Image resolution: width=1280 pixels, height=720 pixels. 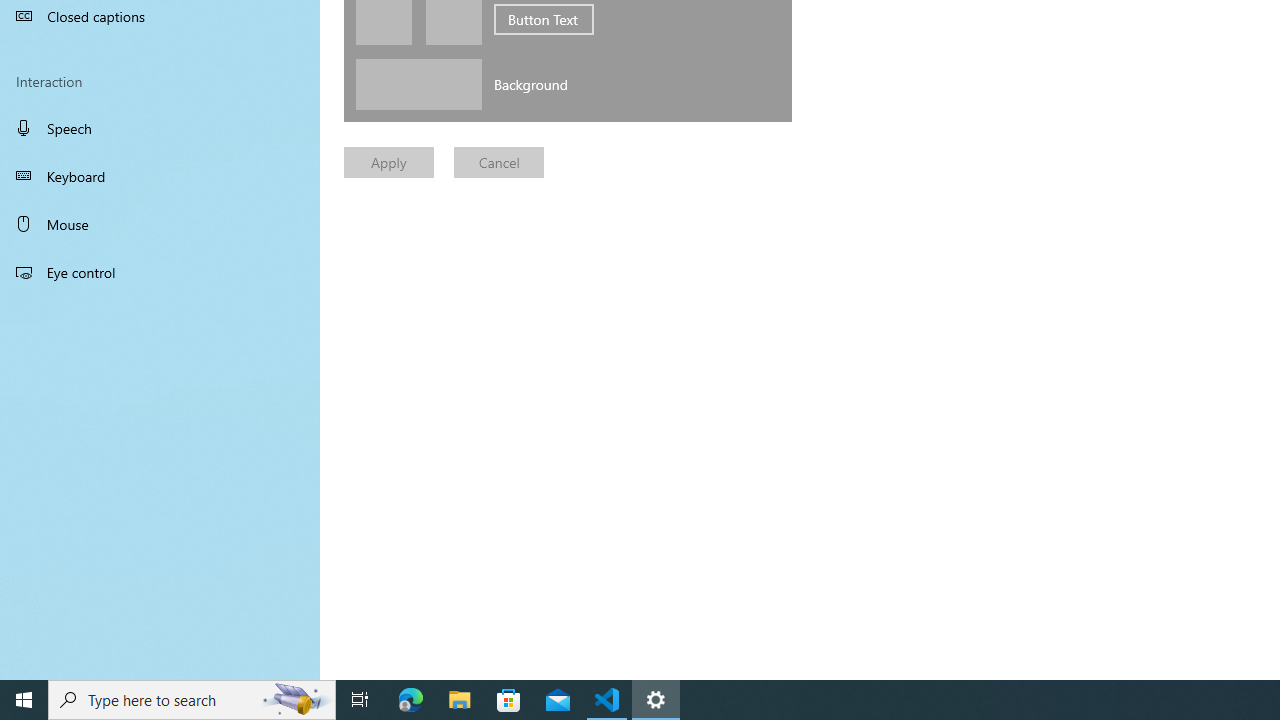 What do you see at coordinates (509, 698) in the screenshot?
I see `'Microsoft Store'` at bounding box center [509, 698].